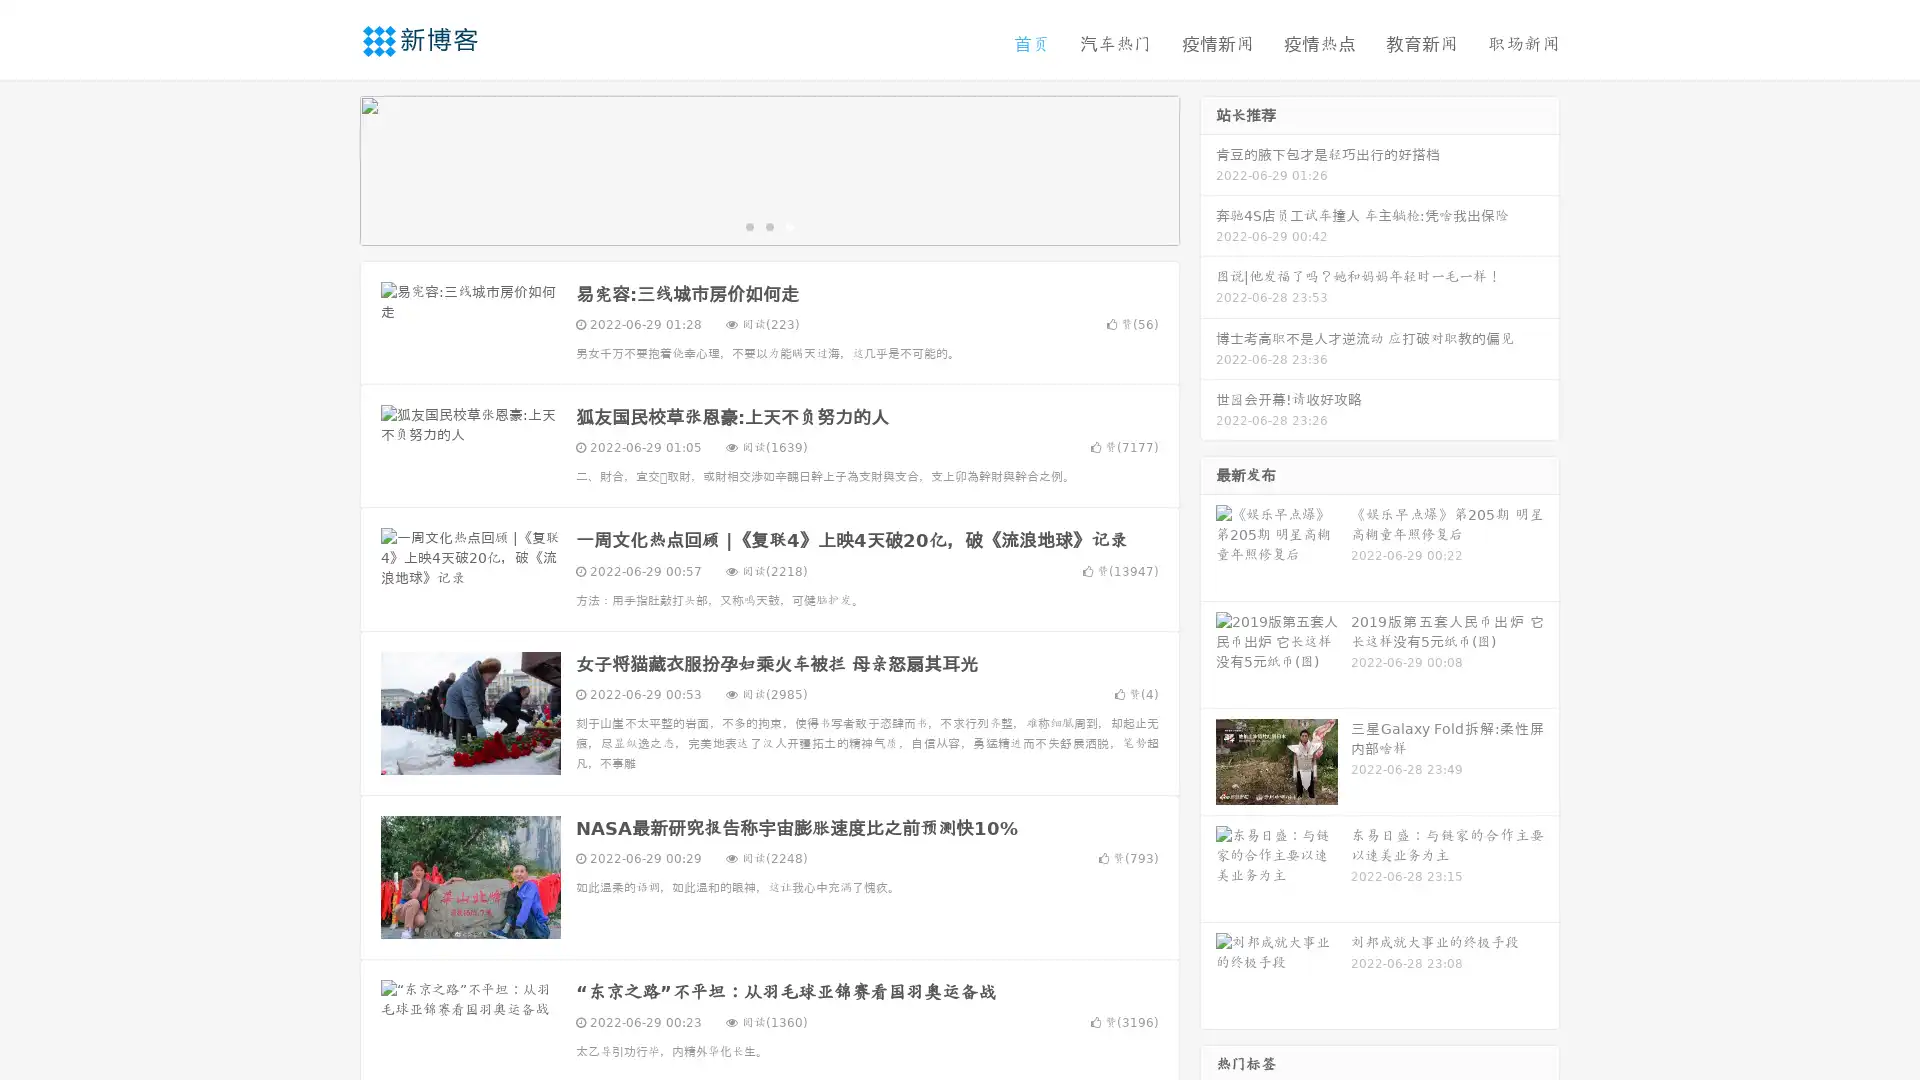 Image resolution: width=1920 pixels, height=1080 pixels. I want to click on Go to slide 1, so click(748, 225).